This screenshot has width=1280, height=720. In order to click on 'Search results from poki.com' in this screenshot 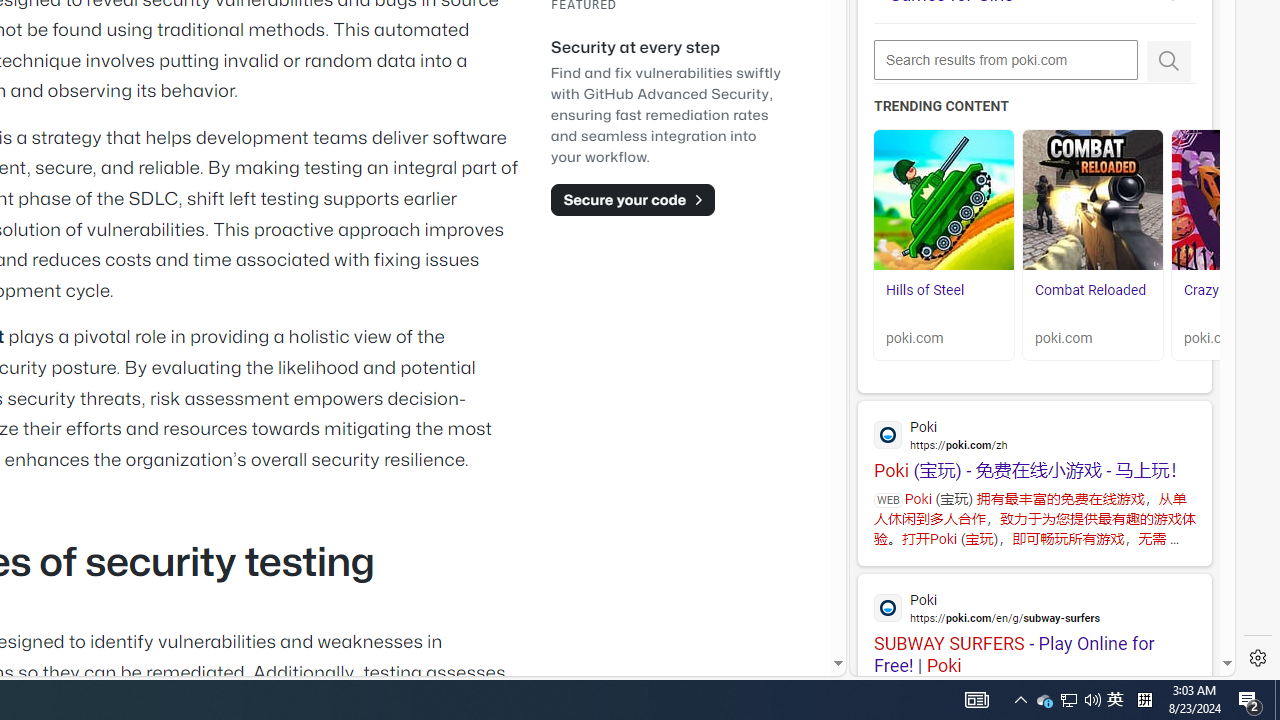, I will do `click(1006, 59)`.